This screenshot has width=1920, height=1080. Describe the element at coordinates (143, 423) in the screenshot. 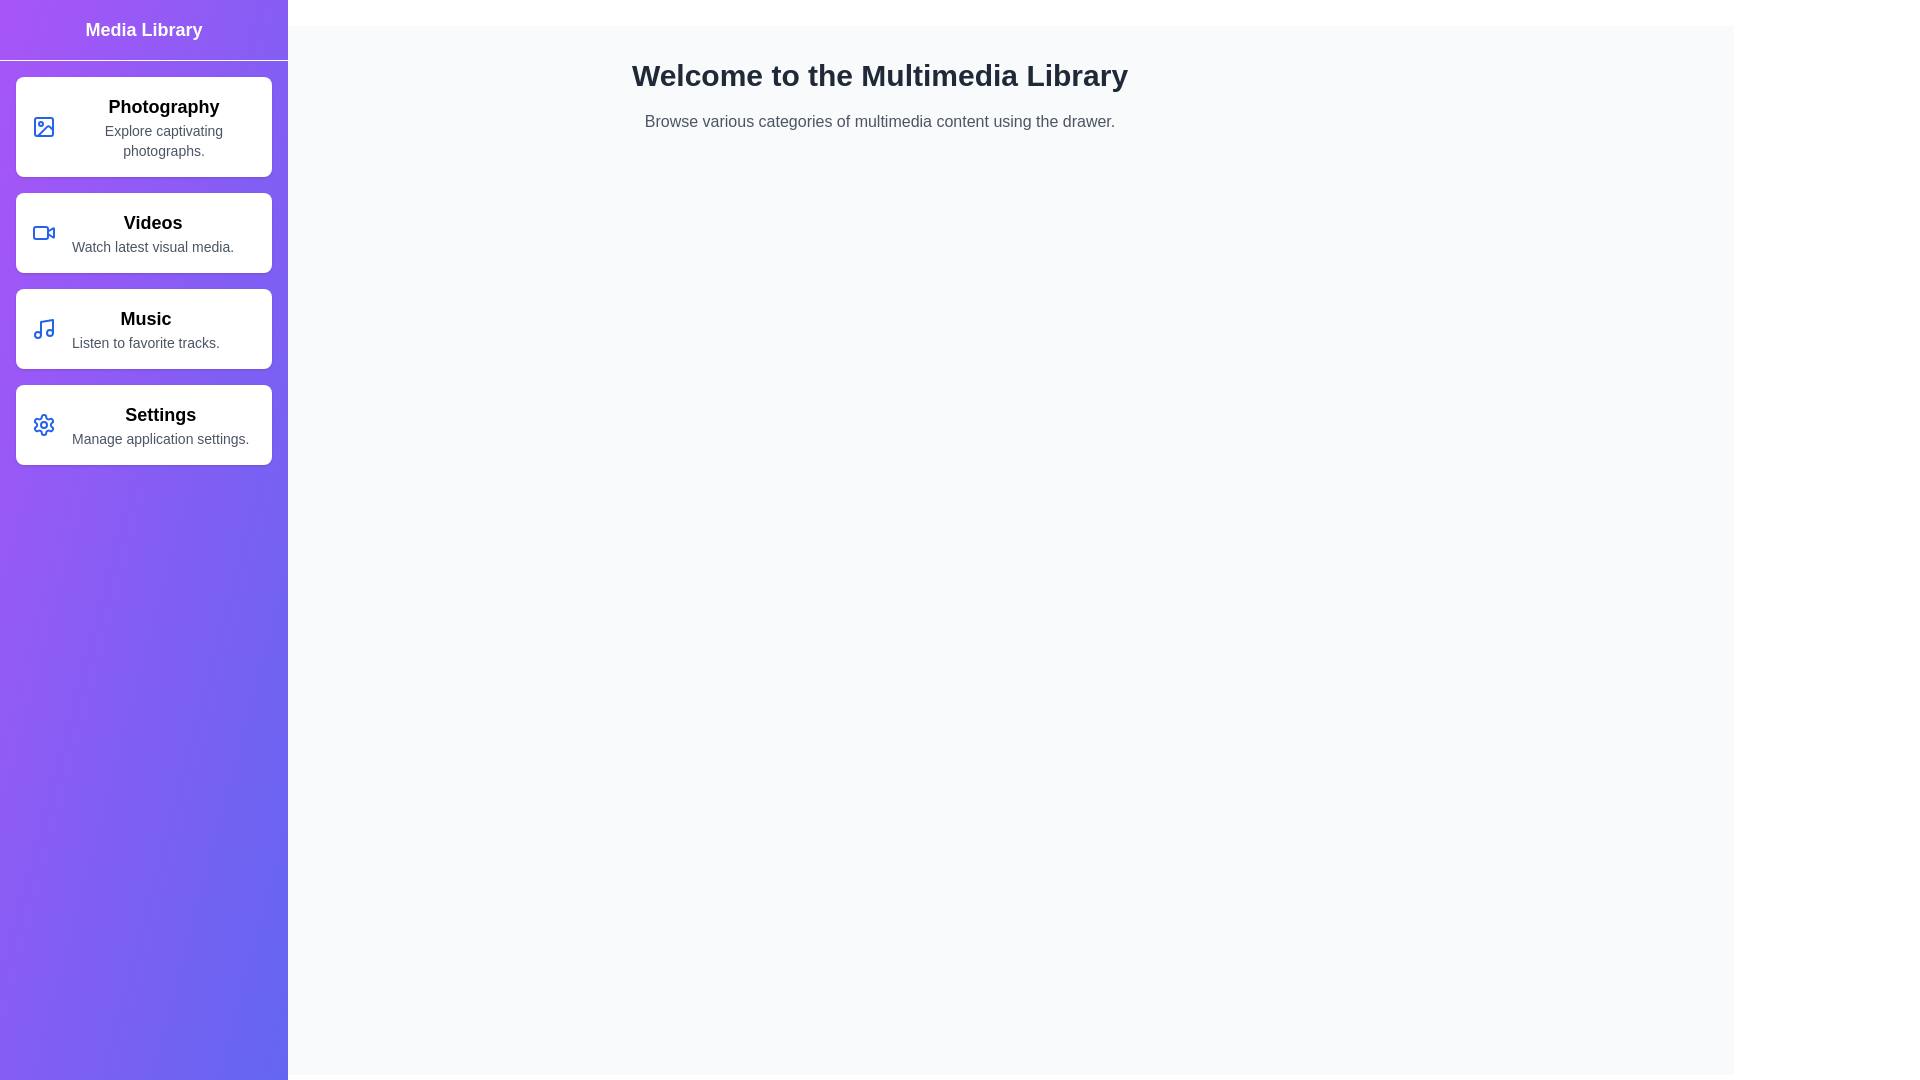

I see `the Settings category in the MultimediaDrawer` at that location.